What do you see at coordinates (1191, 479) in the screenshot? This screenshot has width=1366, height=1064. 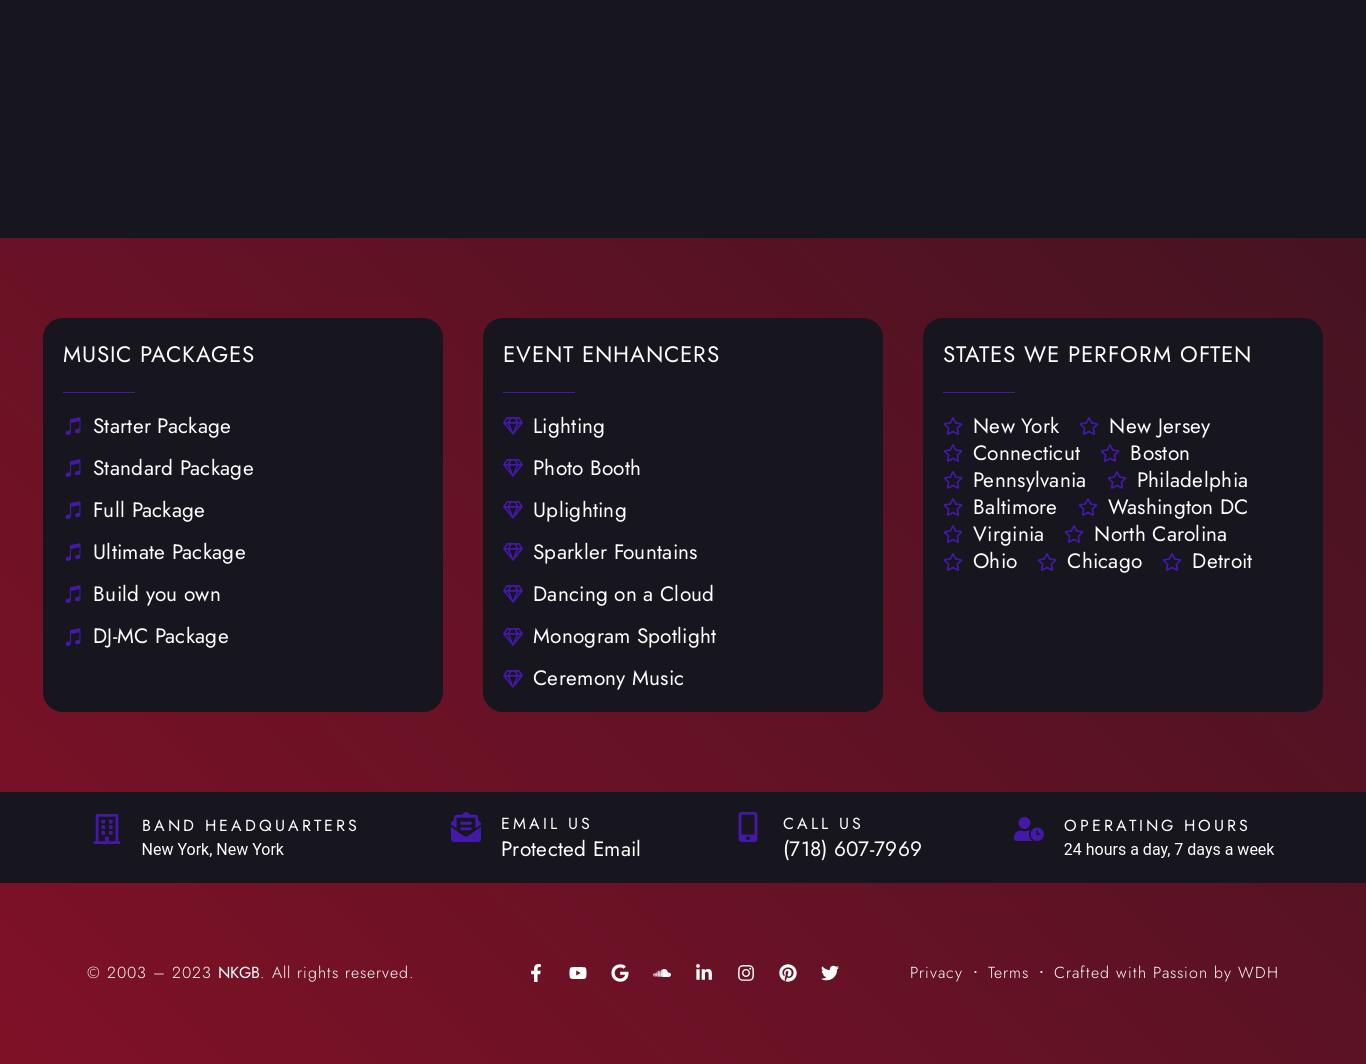 I see `'Philadelphia'` at bounding box center [1191, 479].